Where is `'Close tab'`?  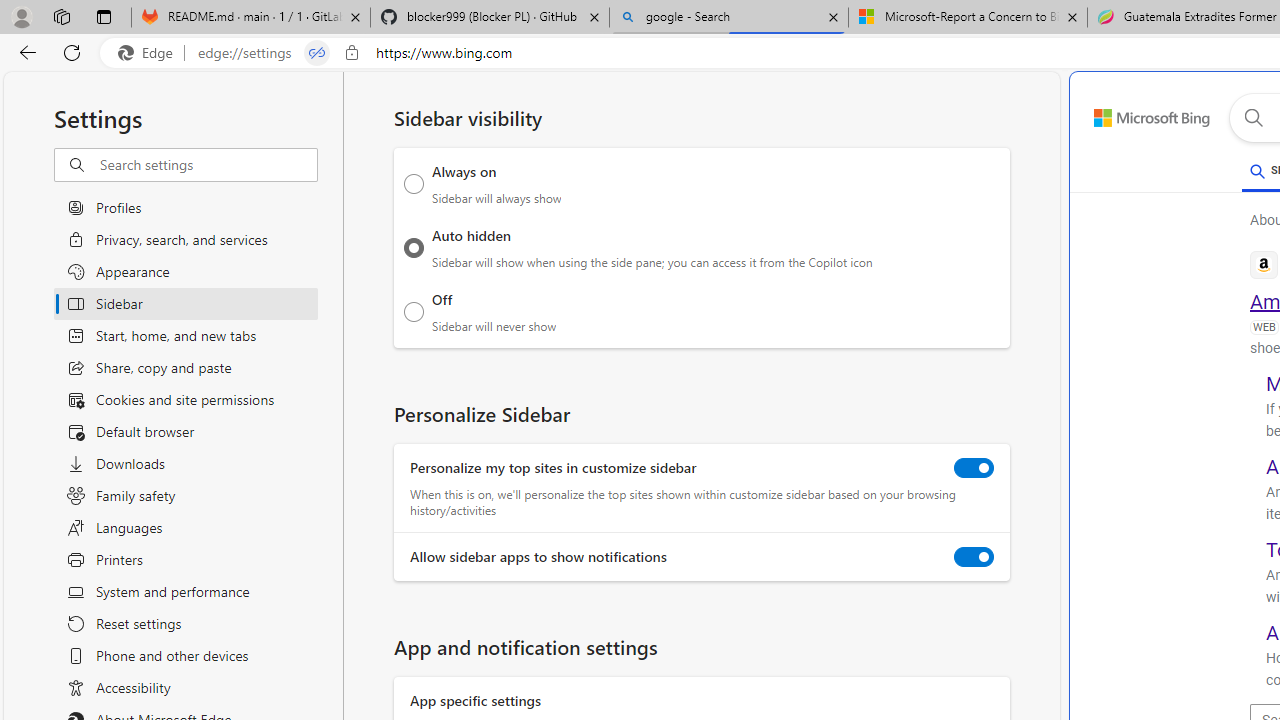
'Close tab' is located at coordinates (1071, 17).